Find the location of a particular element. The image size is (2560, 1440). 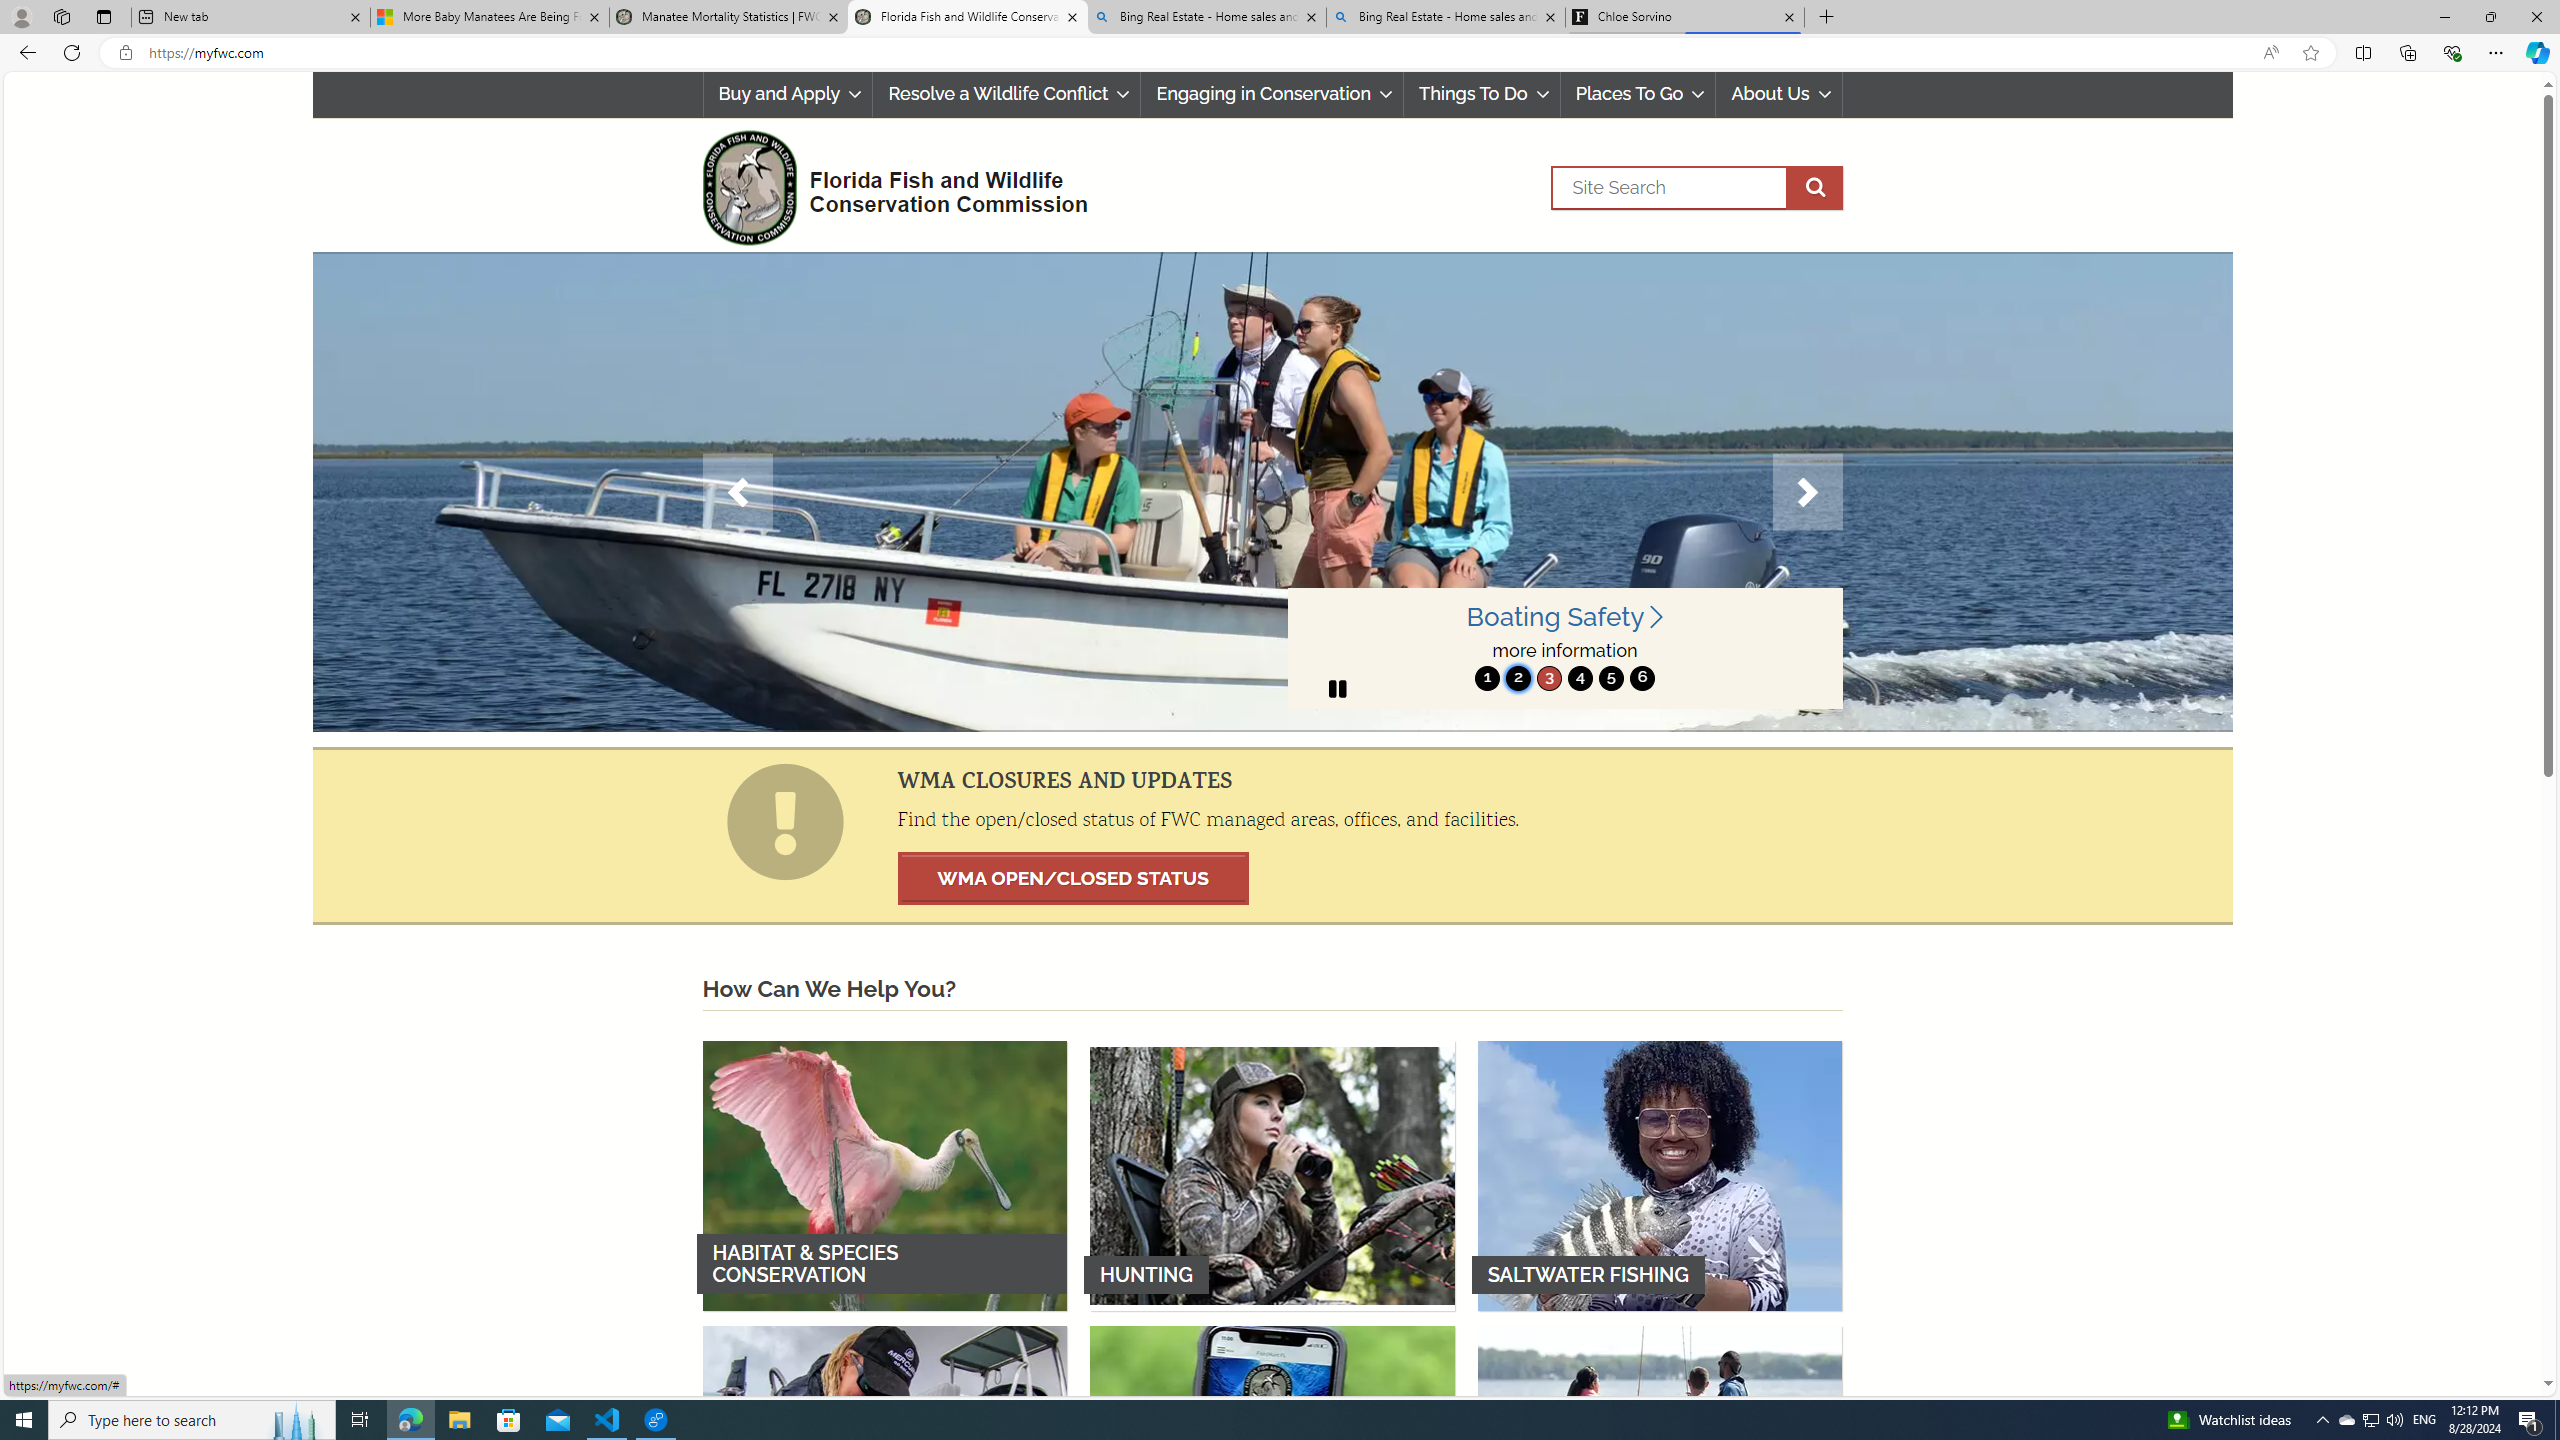

'Tab actions menu' is located at coordinates (102, 16).